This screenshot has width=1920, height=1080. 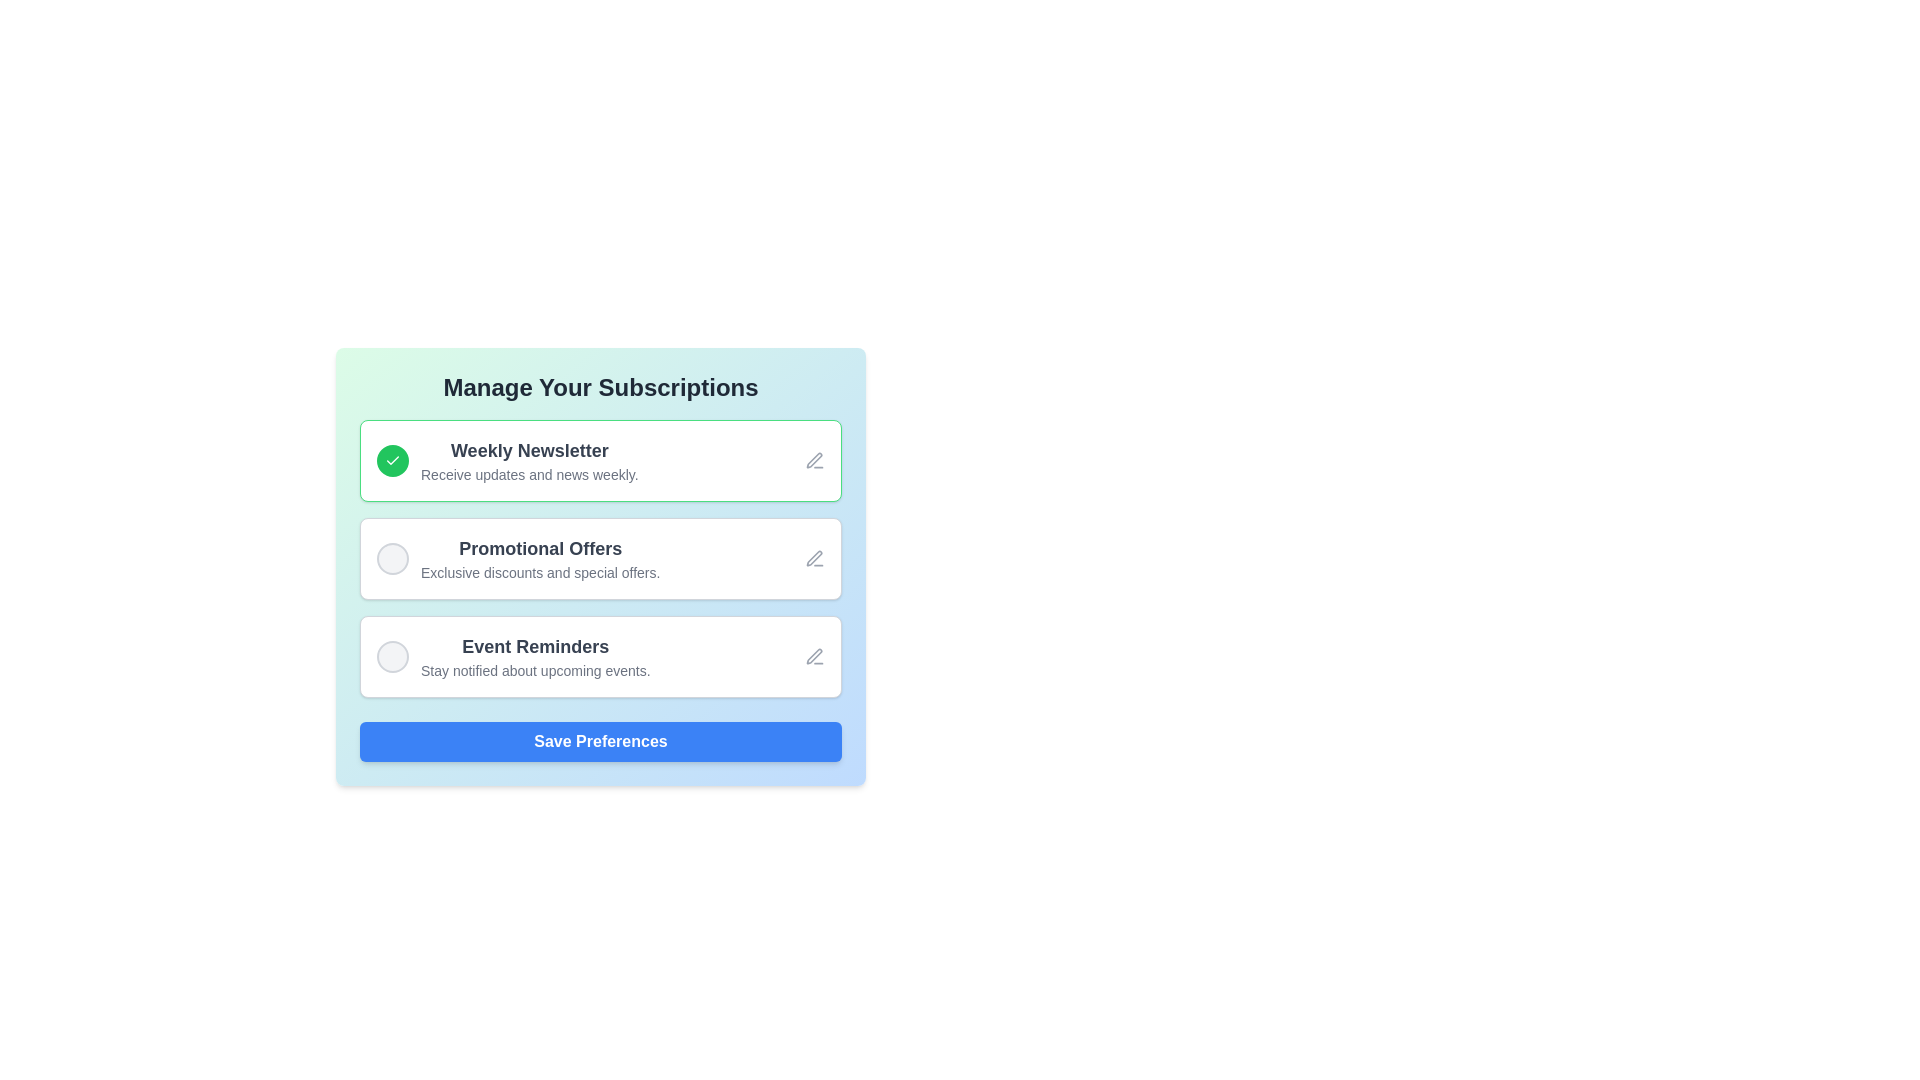 What do you see at coordinates (815, 559) in the screenshot?
I see `the pen icon located in the 'Promotional Offers' card of the 'Manage Your Subscriptions' section` at bounding box center [815, 559].